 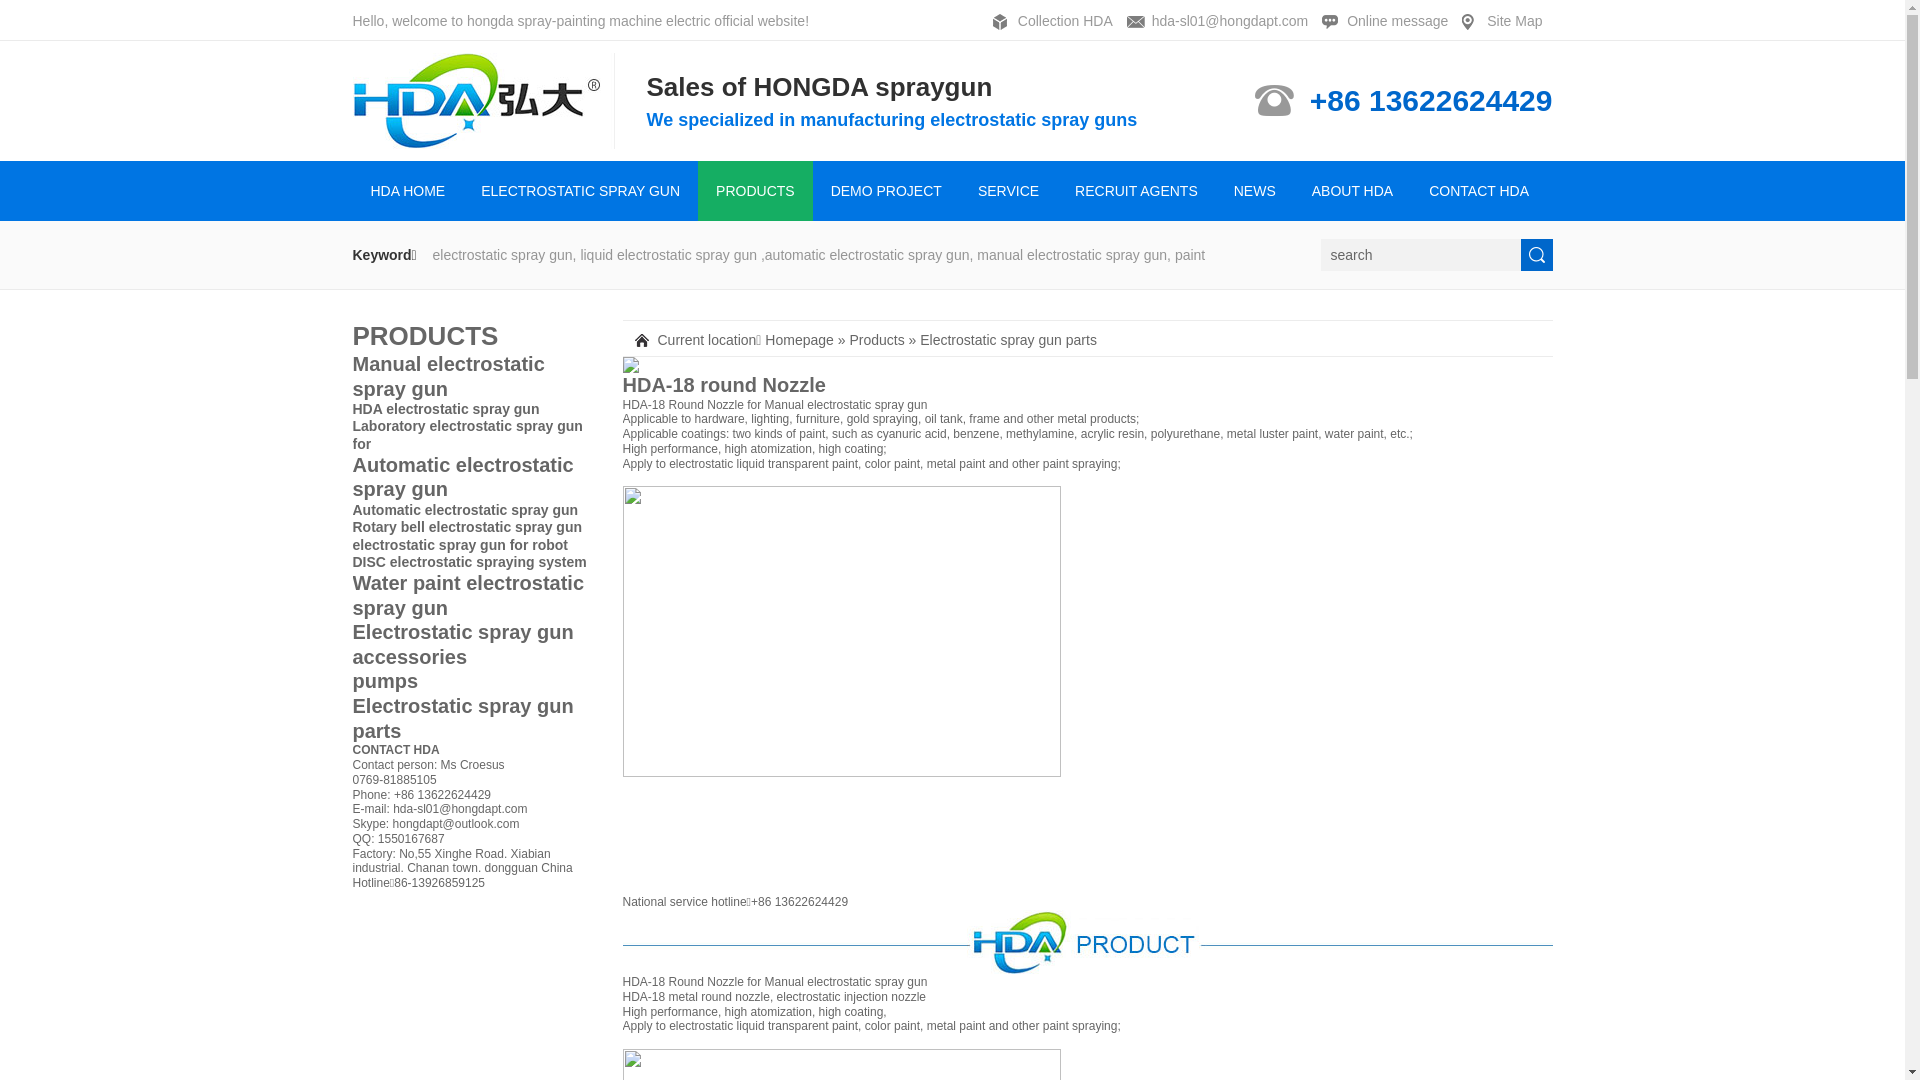 I want to click on 'DEMO PROJECT', so click(x=885, y=191).